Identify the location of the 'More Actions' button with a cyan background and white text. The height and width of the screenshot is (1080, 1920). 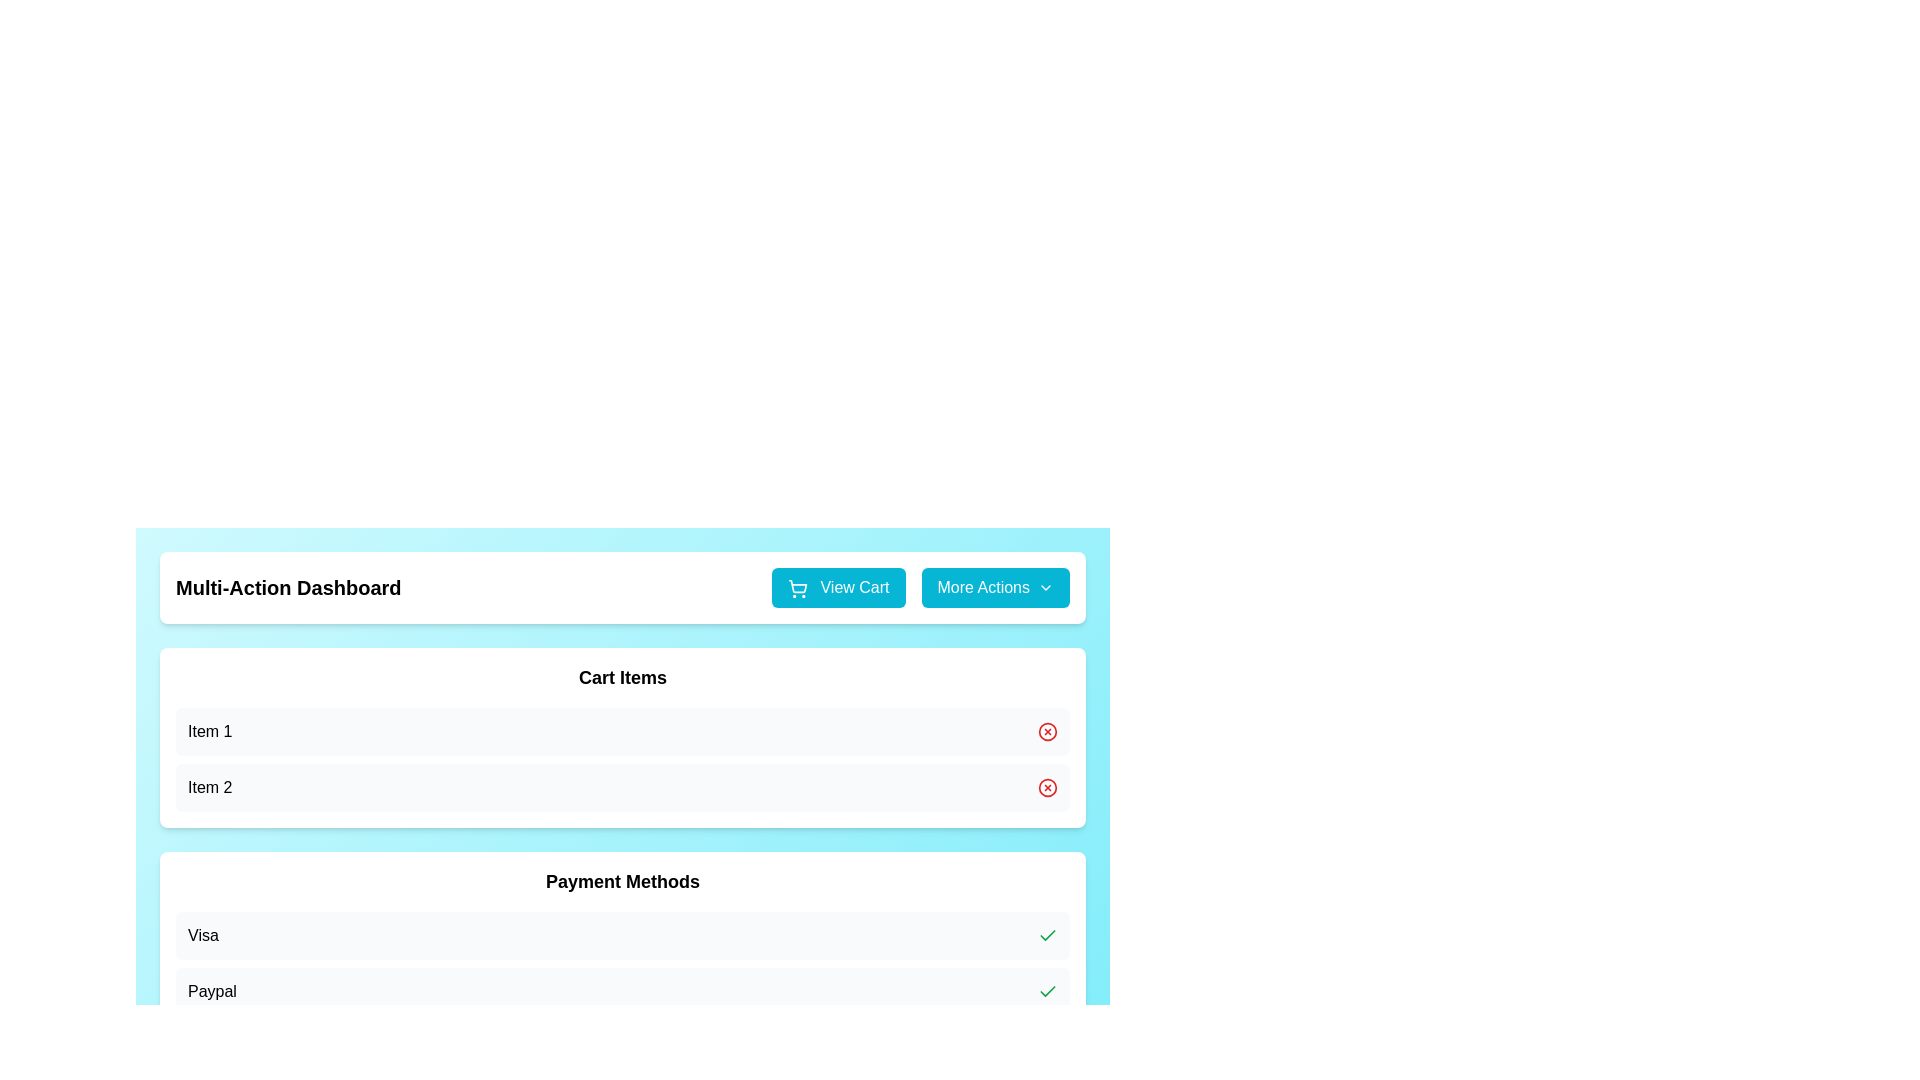
(995, 586).